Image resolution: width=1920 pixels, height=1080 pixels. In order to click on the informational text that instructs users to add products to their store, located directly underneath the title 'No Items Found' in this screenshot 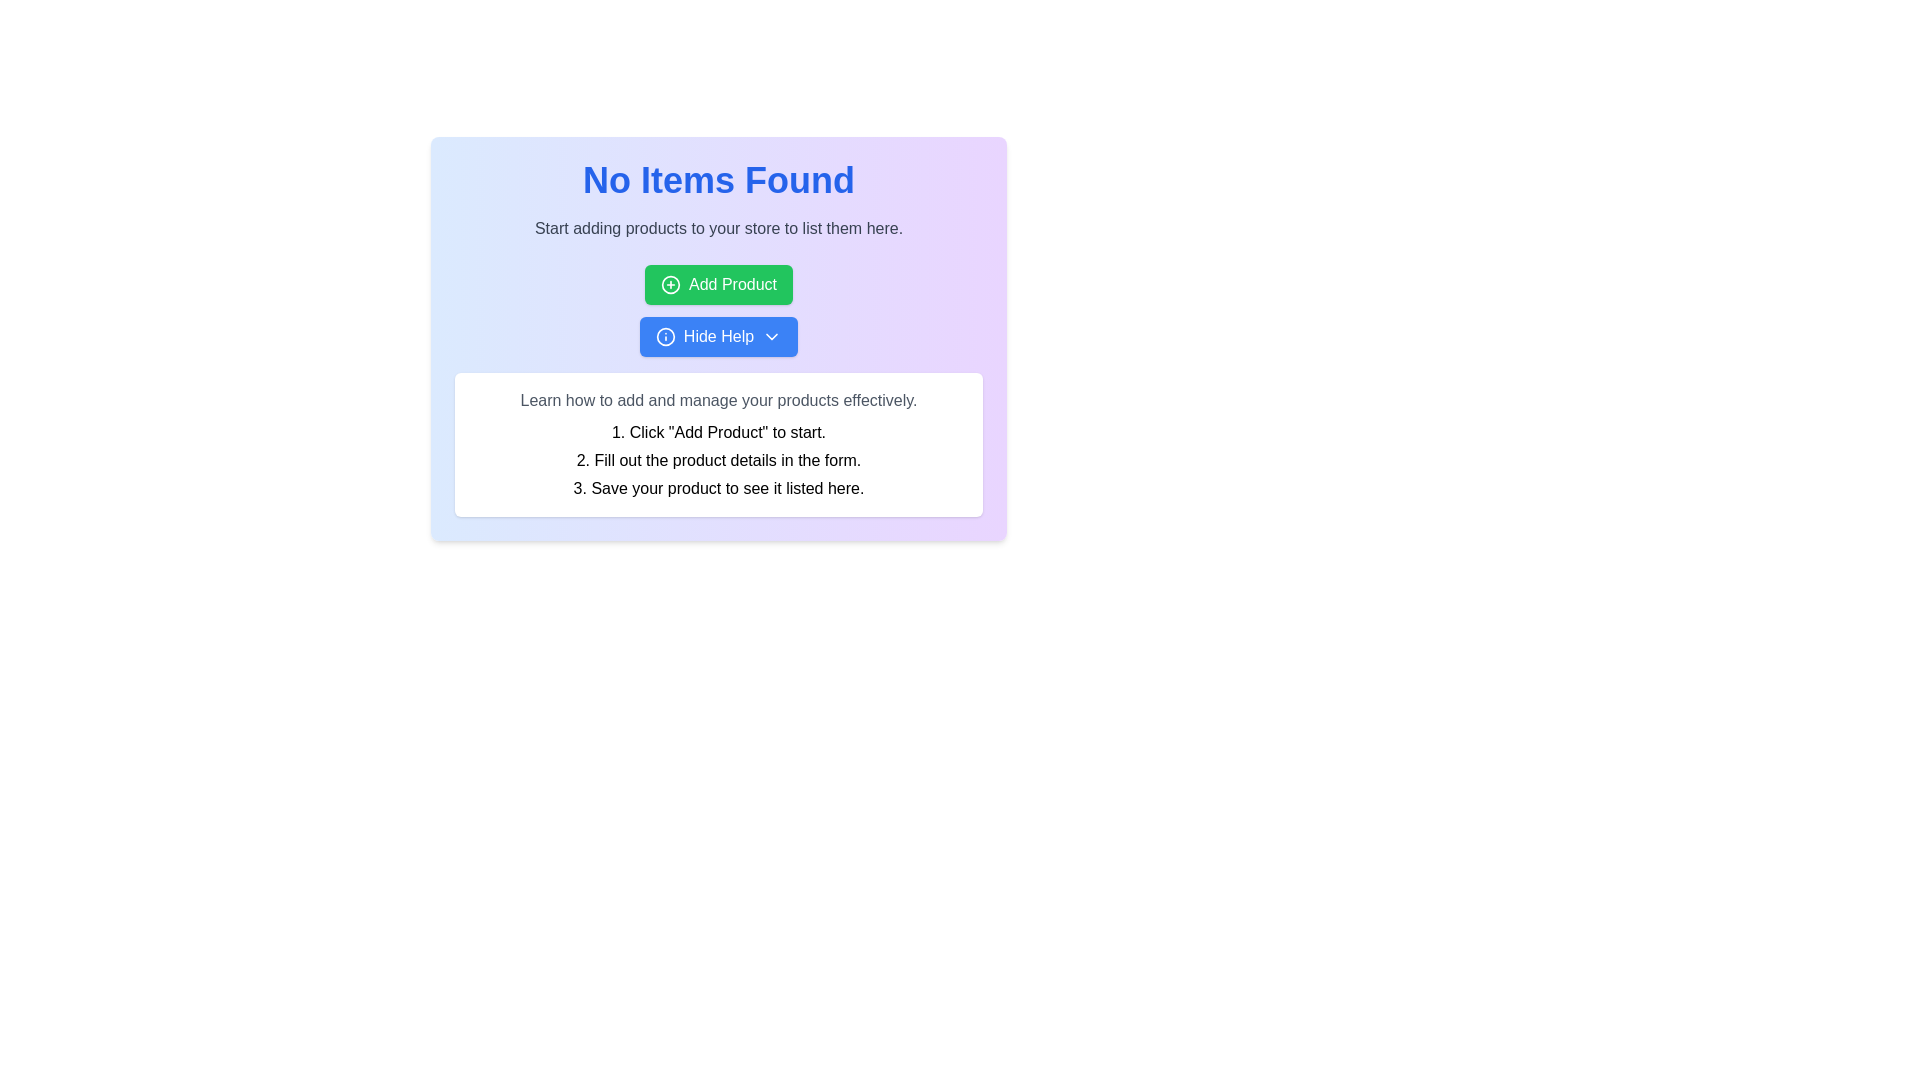, I will do `click(719, 227)`.